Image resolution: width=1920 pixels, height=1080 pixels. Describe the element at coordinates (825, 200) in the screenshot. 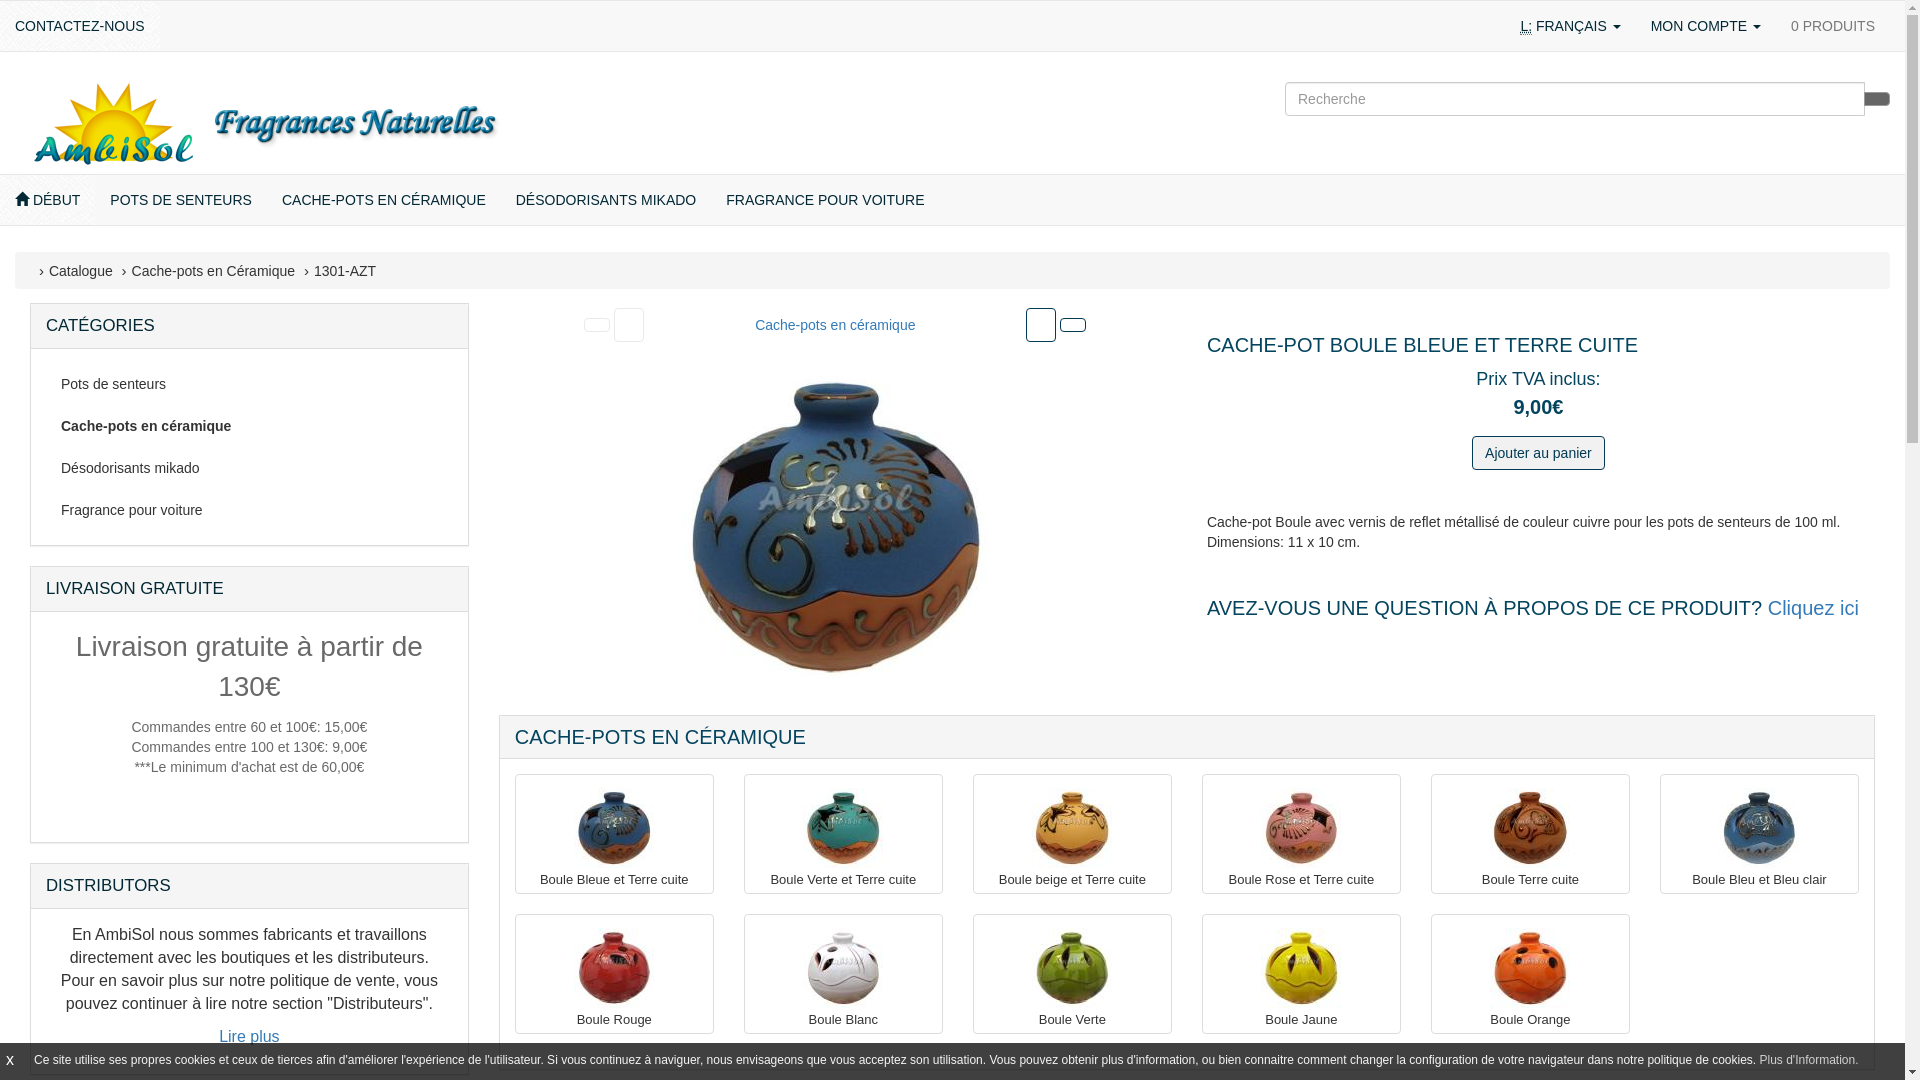

I see `'FRAGRANCE POUR VOITURE'` at that location.